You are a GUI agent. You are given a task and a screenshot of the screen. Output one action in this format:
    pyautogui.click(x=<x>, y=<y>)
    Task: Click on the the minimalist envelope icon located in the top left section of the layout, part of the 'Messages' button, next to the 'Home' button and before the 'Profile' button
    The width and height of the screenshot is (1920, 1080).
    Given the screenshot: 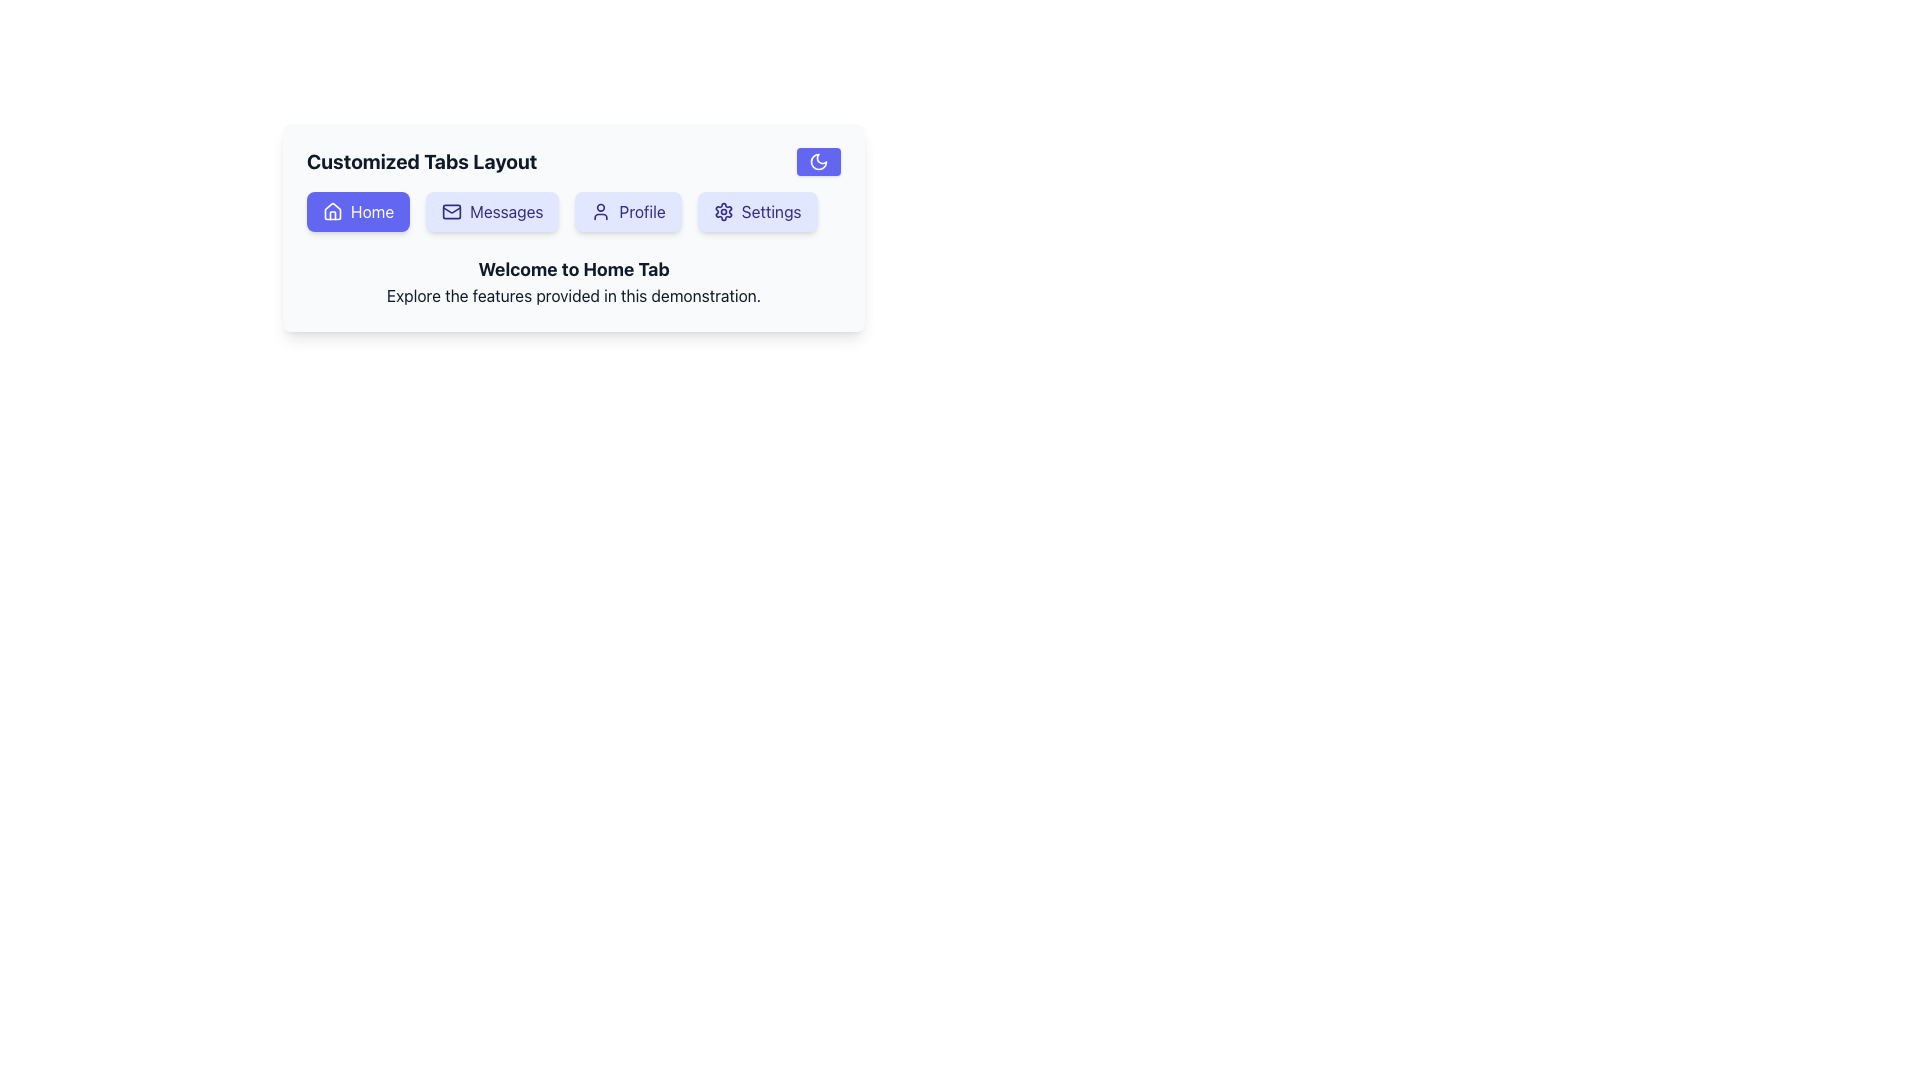 What is the action you would take?
    pyautogui.click(x=451, y=212)
    